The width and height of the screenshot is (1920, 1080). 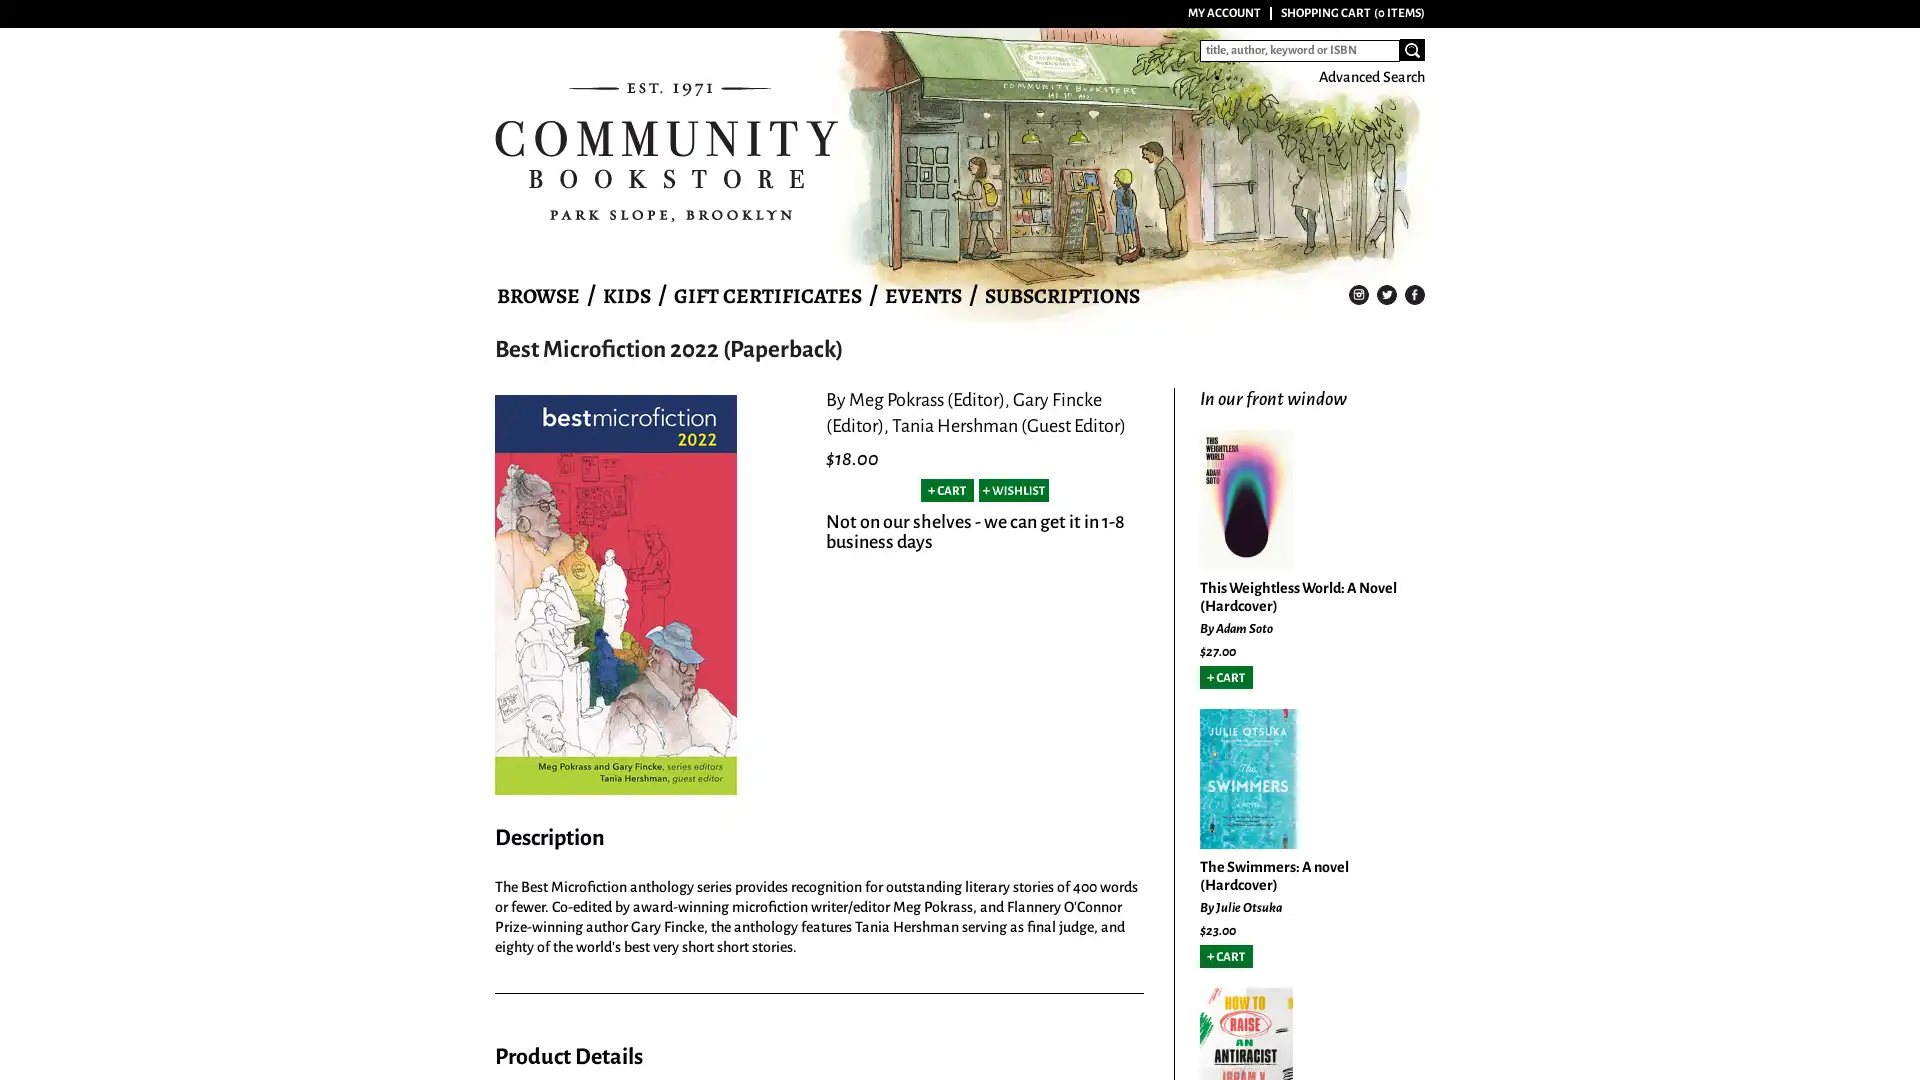 I want to click on Add to Cart, so click(x=1225, y=676).